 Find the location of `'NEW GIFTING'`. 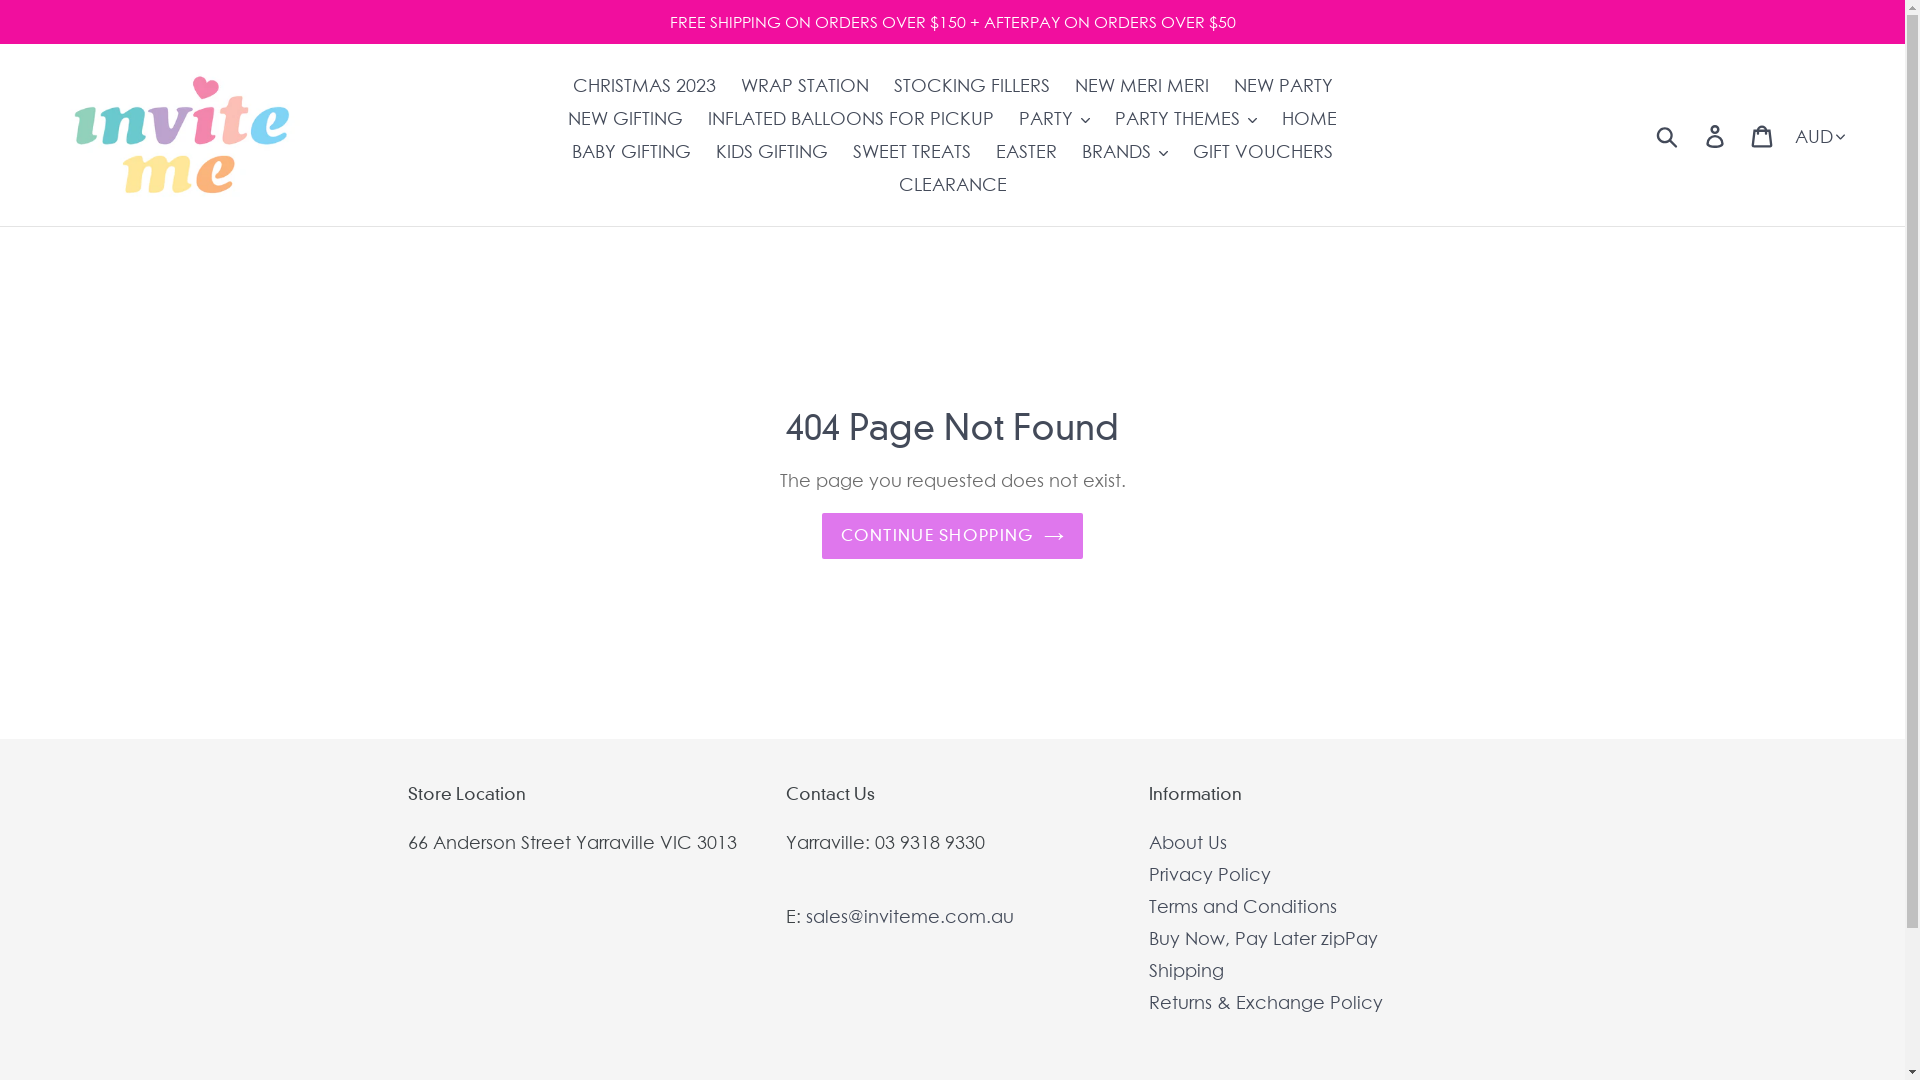

'NEW GIFTING' is located at coordinates (624, 118).